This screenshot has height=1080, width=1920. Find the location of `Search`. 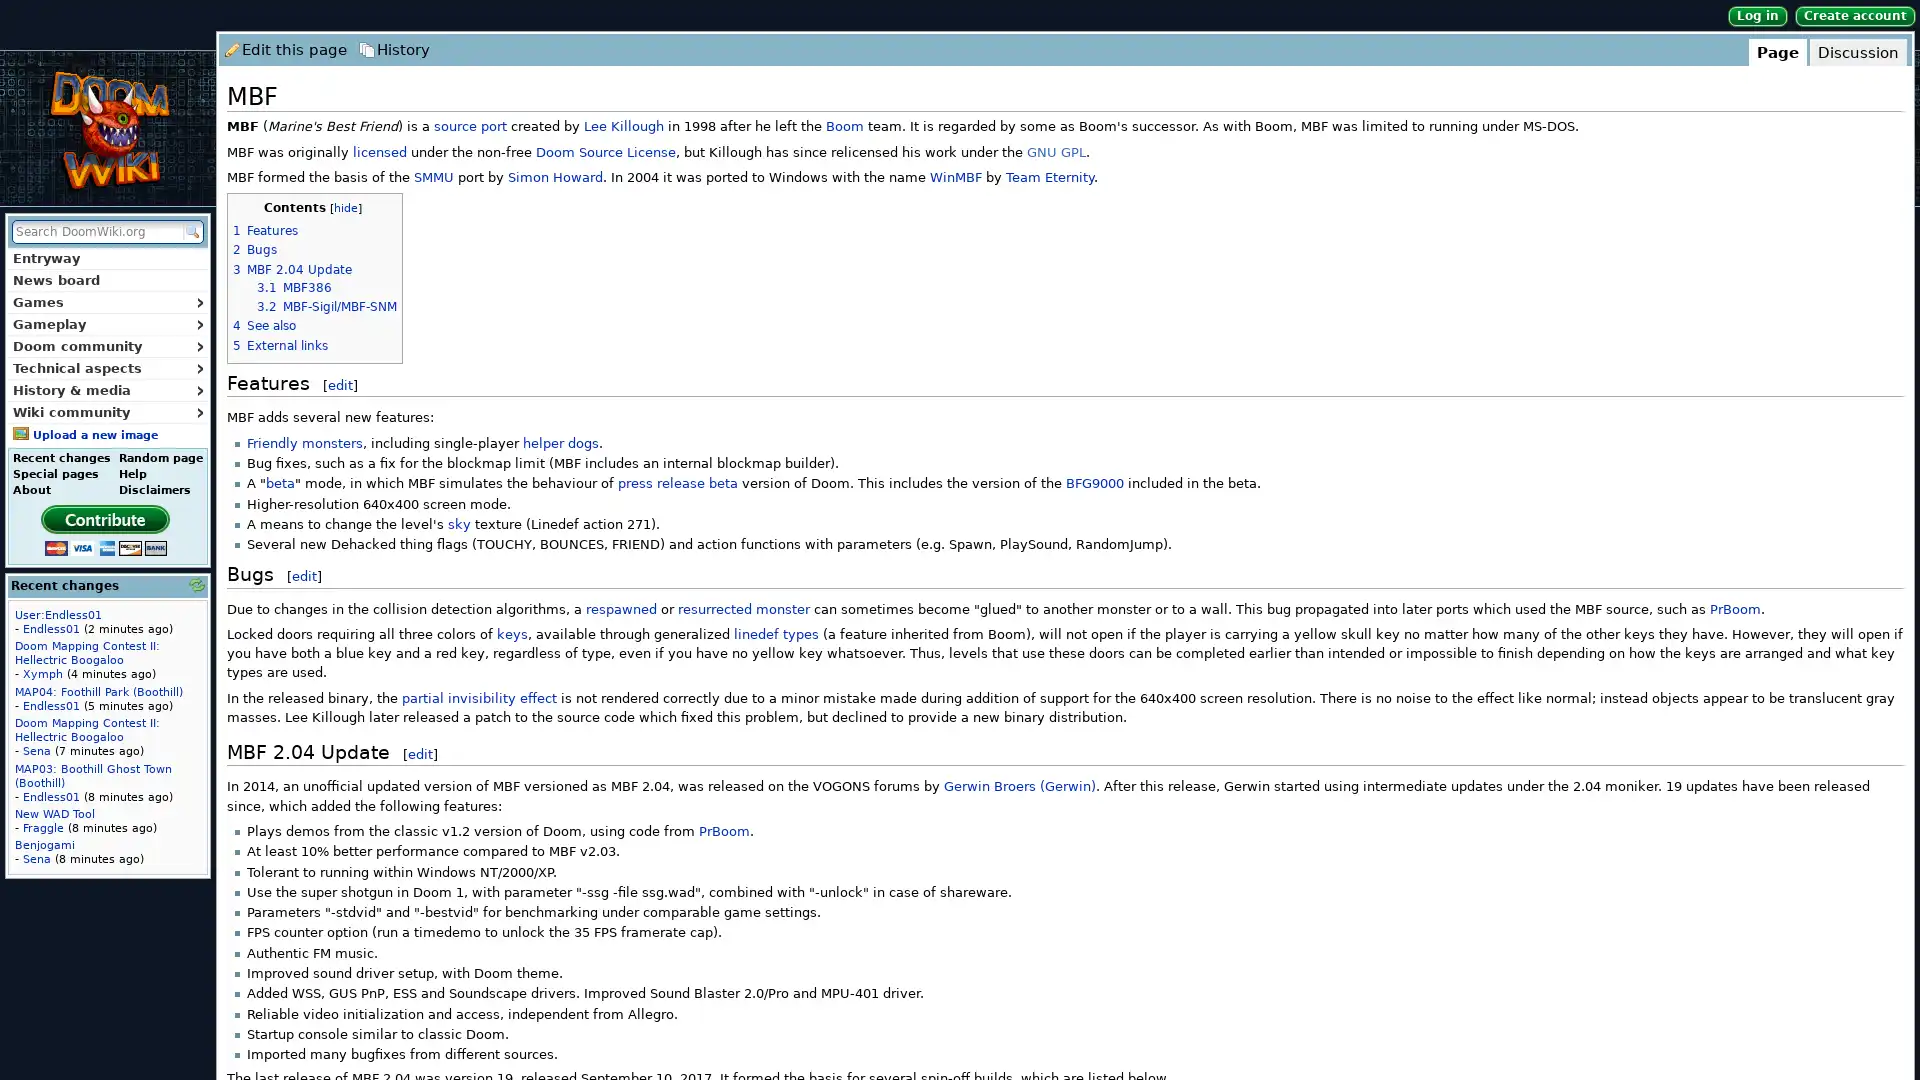

Search is located at coordinates (191, 230).